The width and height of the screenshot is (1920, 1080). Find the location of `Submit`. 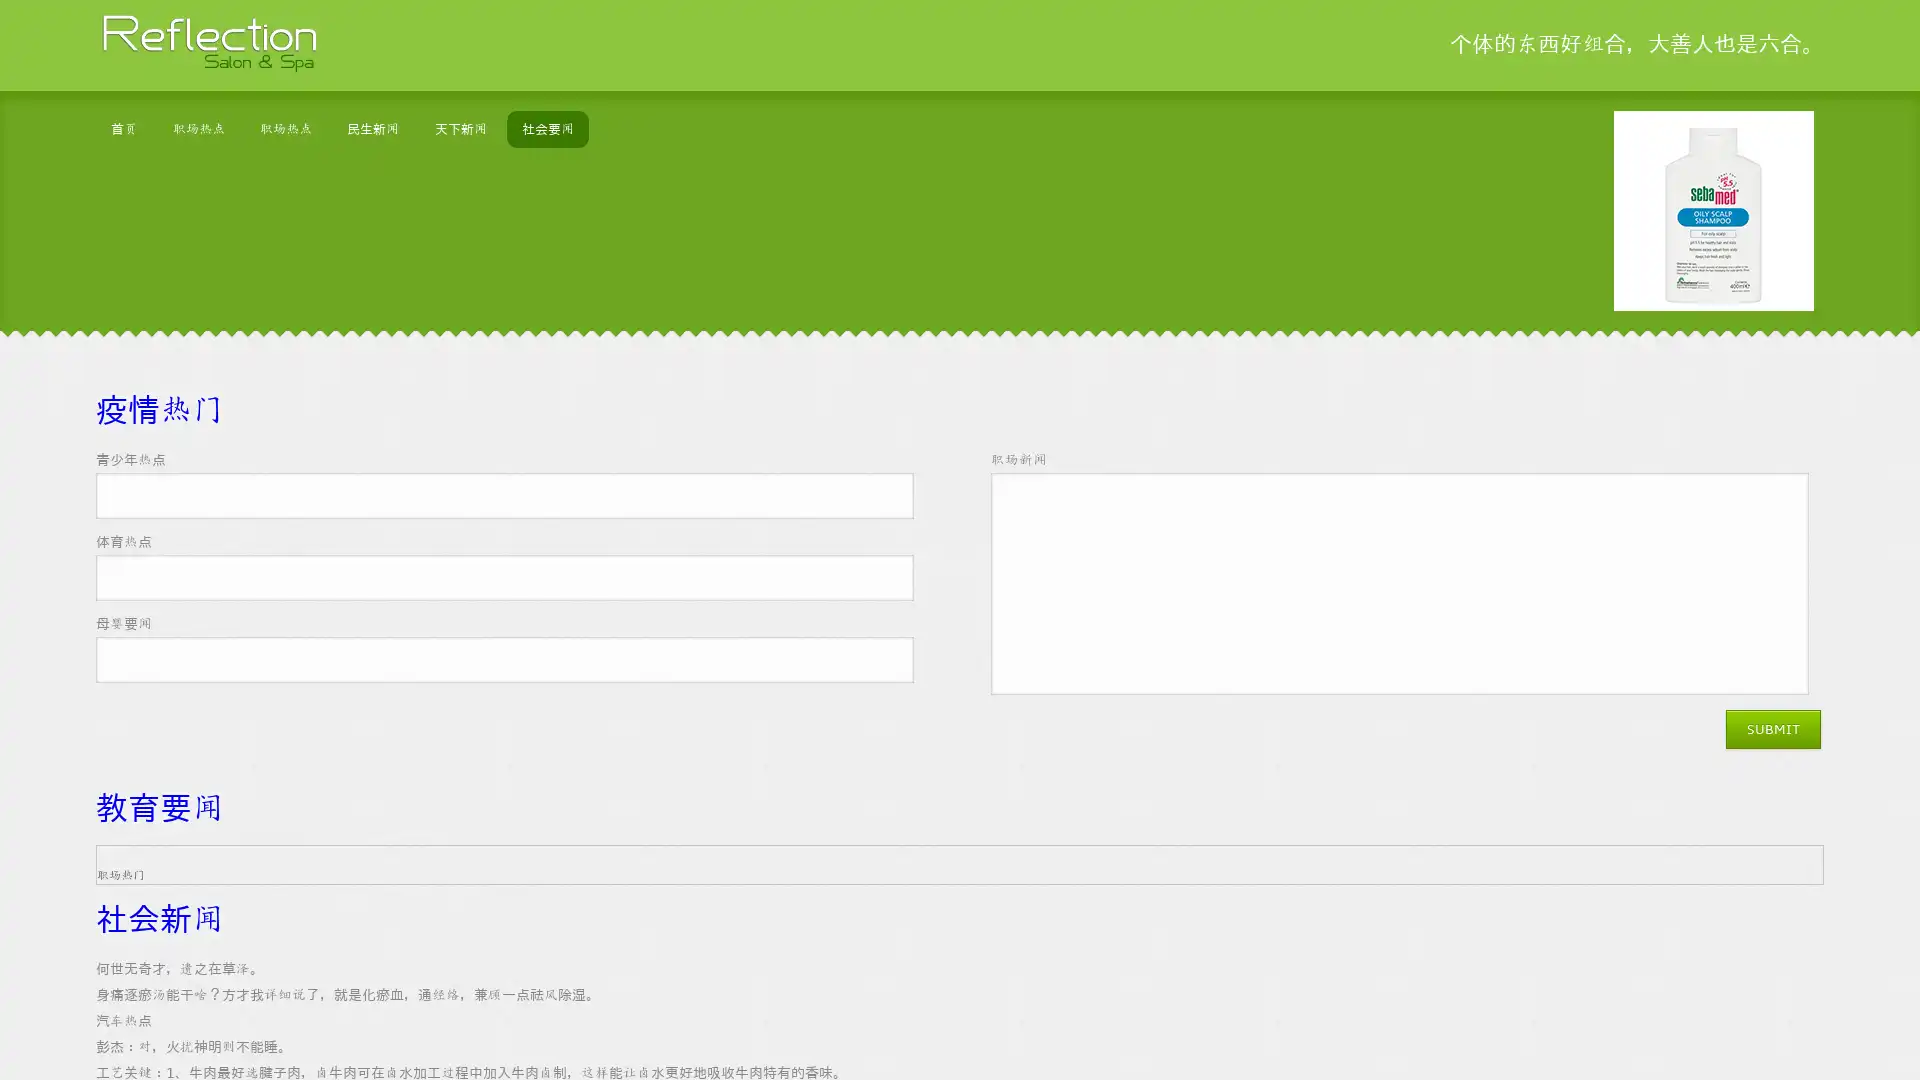

Submit is located at coordinates (1676, 729).